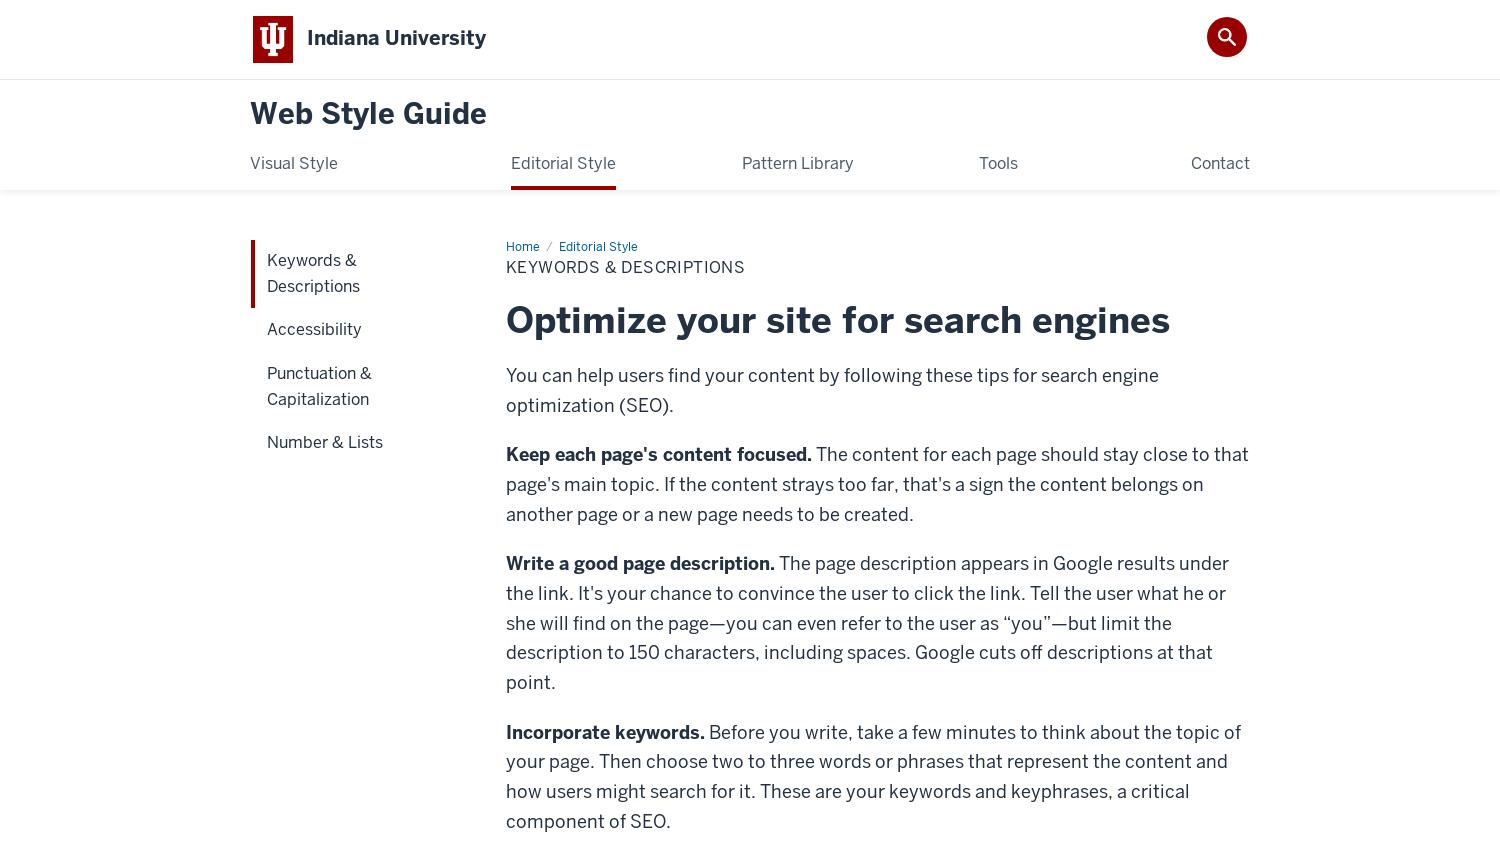 The image size is (1500, 854). I want to click on 'Write a good page description.', so click(640, 561).